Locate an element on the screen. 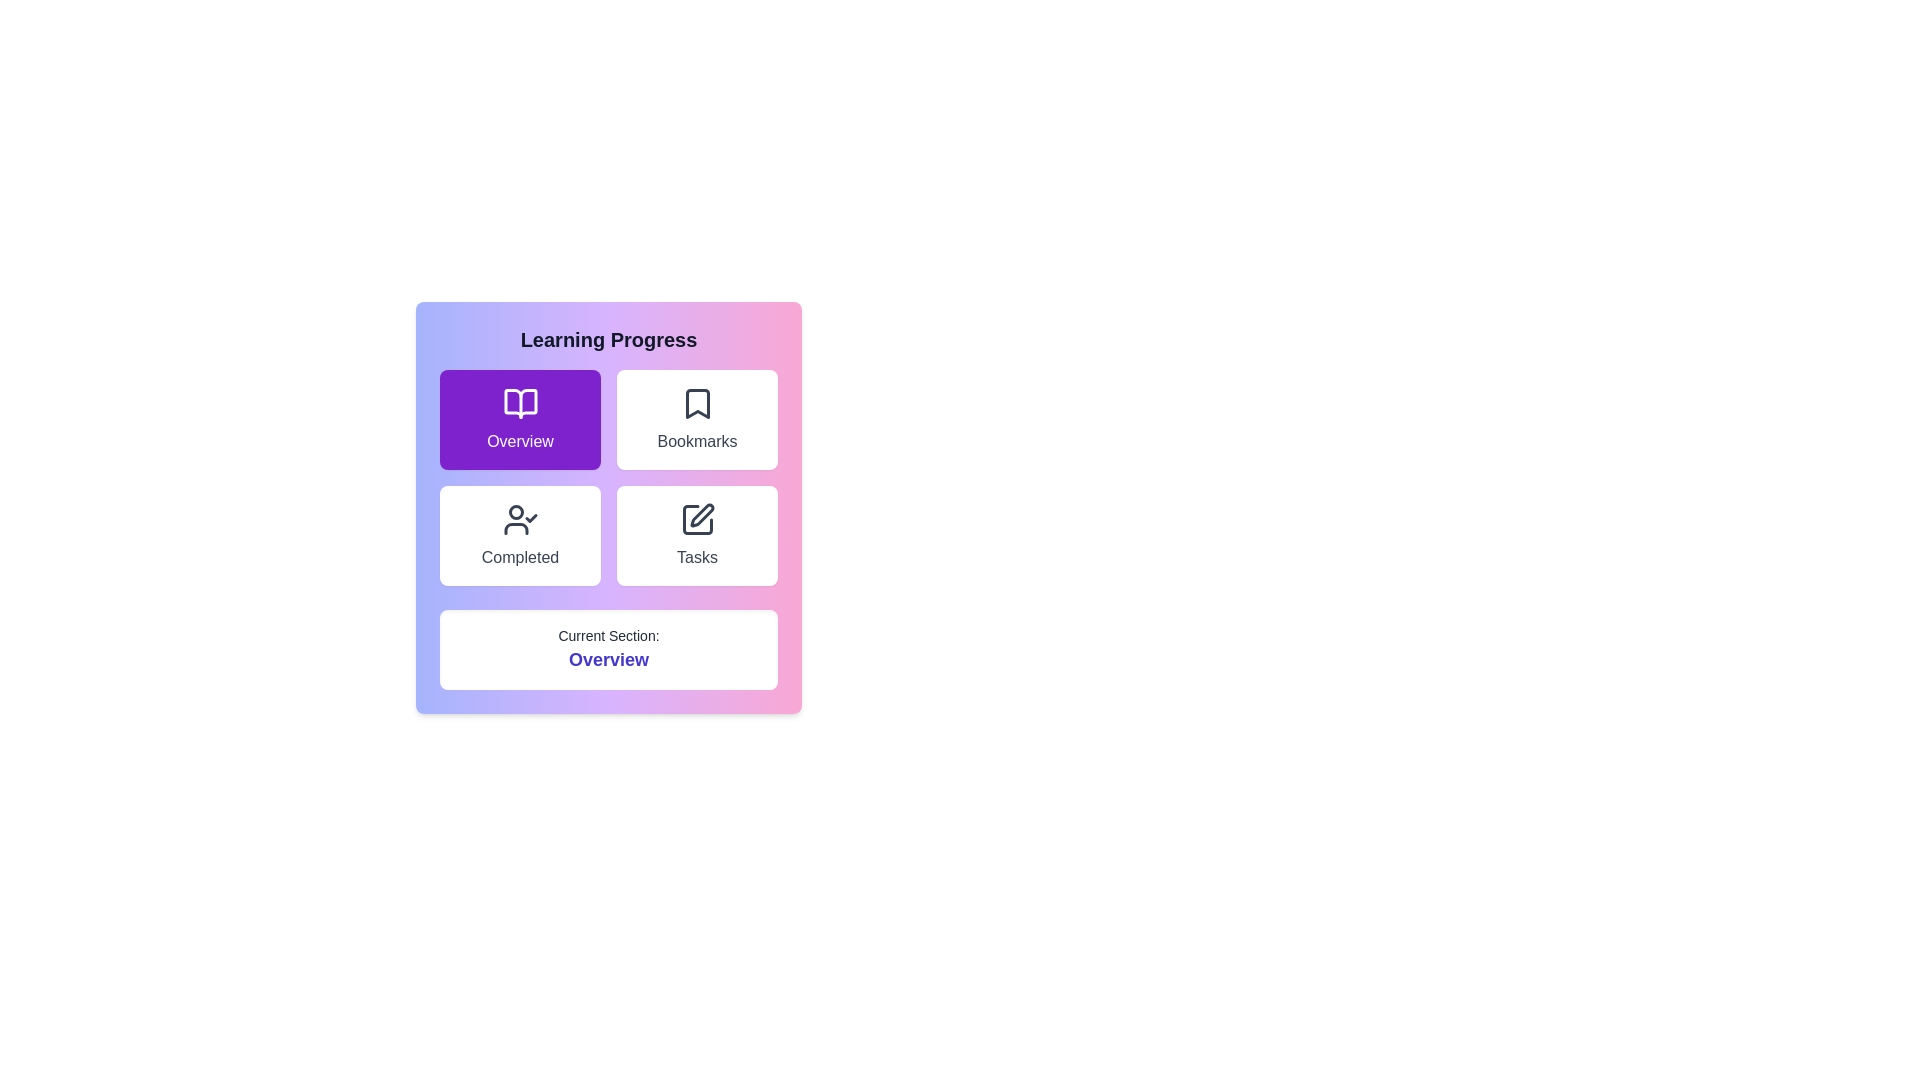 The width and height of the screenshot is (1920, 1080). the button corresponding to the Tasks section is located at coordinates (697, 535).